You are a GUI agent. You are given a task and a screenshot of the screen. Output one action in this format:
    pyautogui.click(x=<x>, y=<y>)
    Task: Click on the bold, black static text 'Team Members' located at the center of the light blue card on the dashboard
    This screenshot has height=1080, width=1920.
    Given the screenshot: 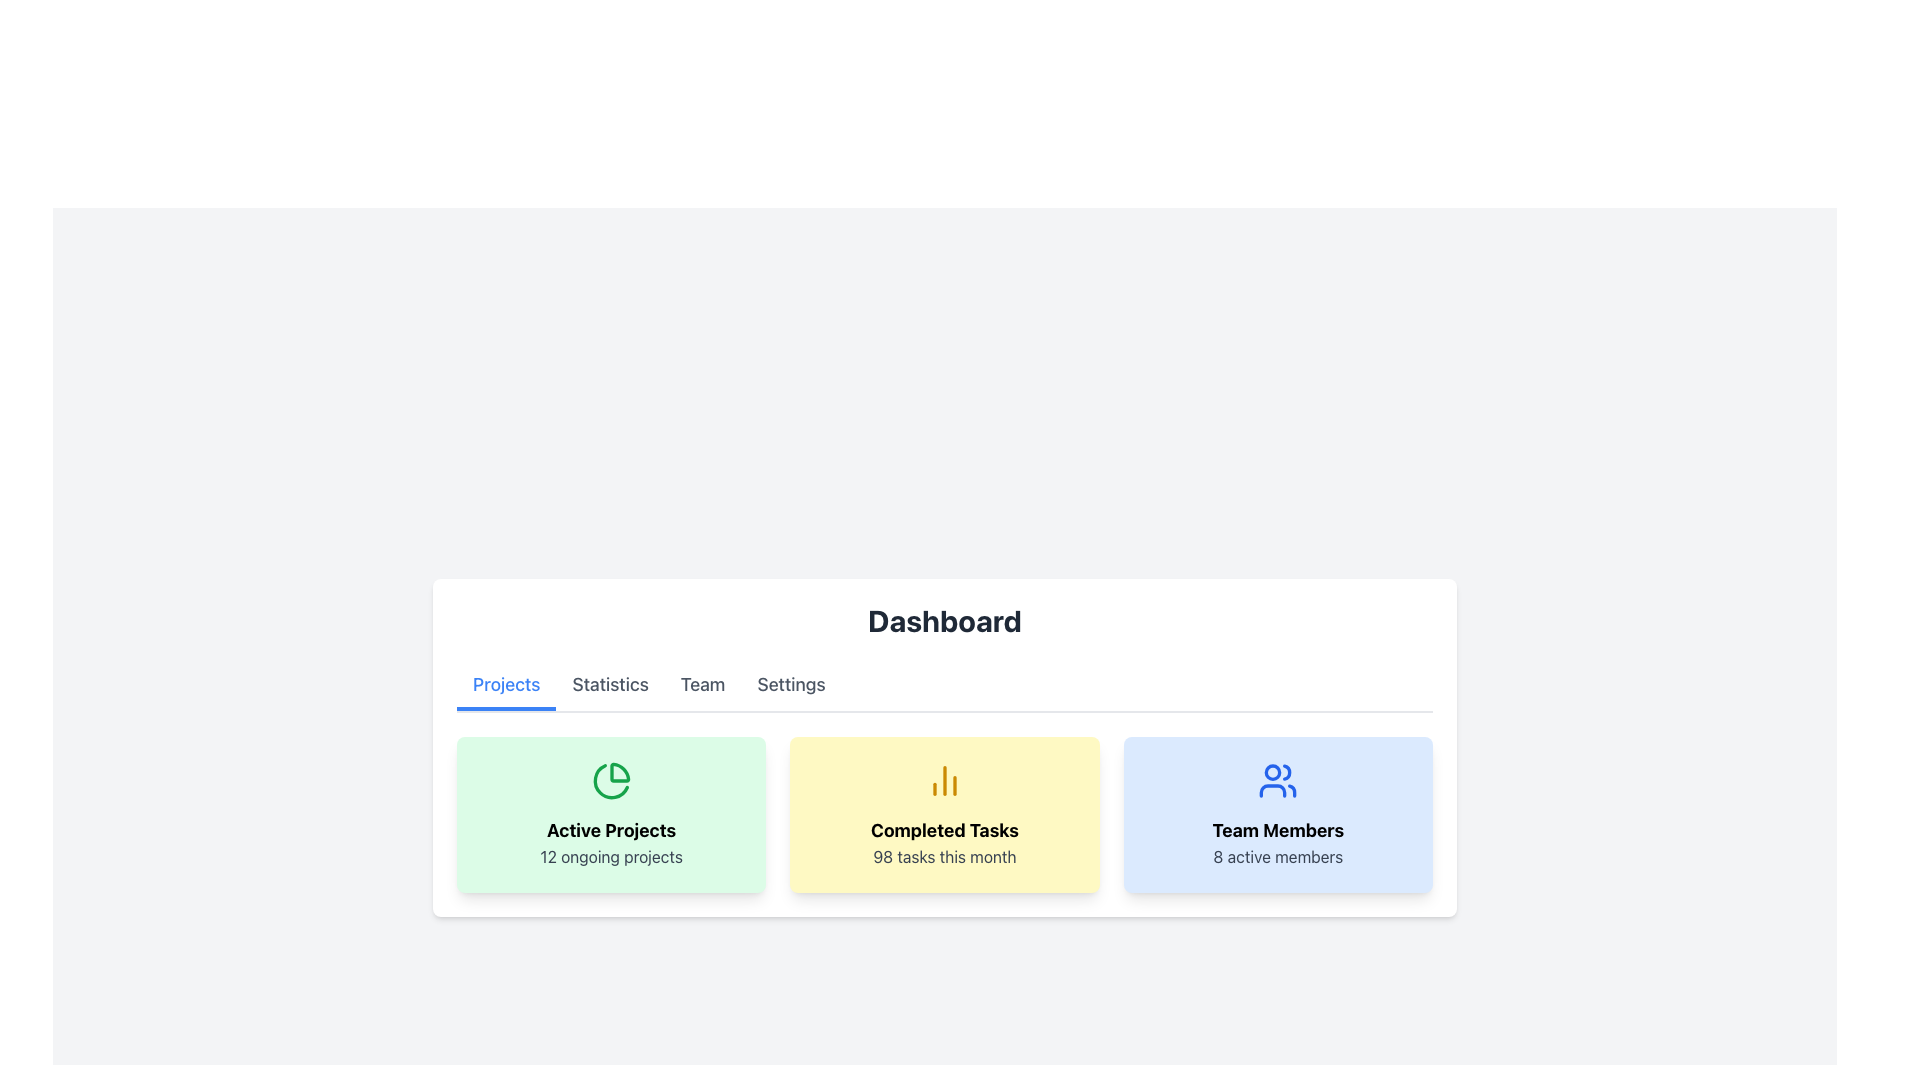 What is the action you would take?
    pyautogui.click(x=1277, y=830)
    